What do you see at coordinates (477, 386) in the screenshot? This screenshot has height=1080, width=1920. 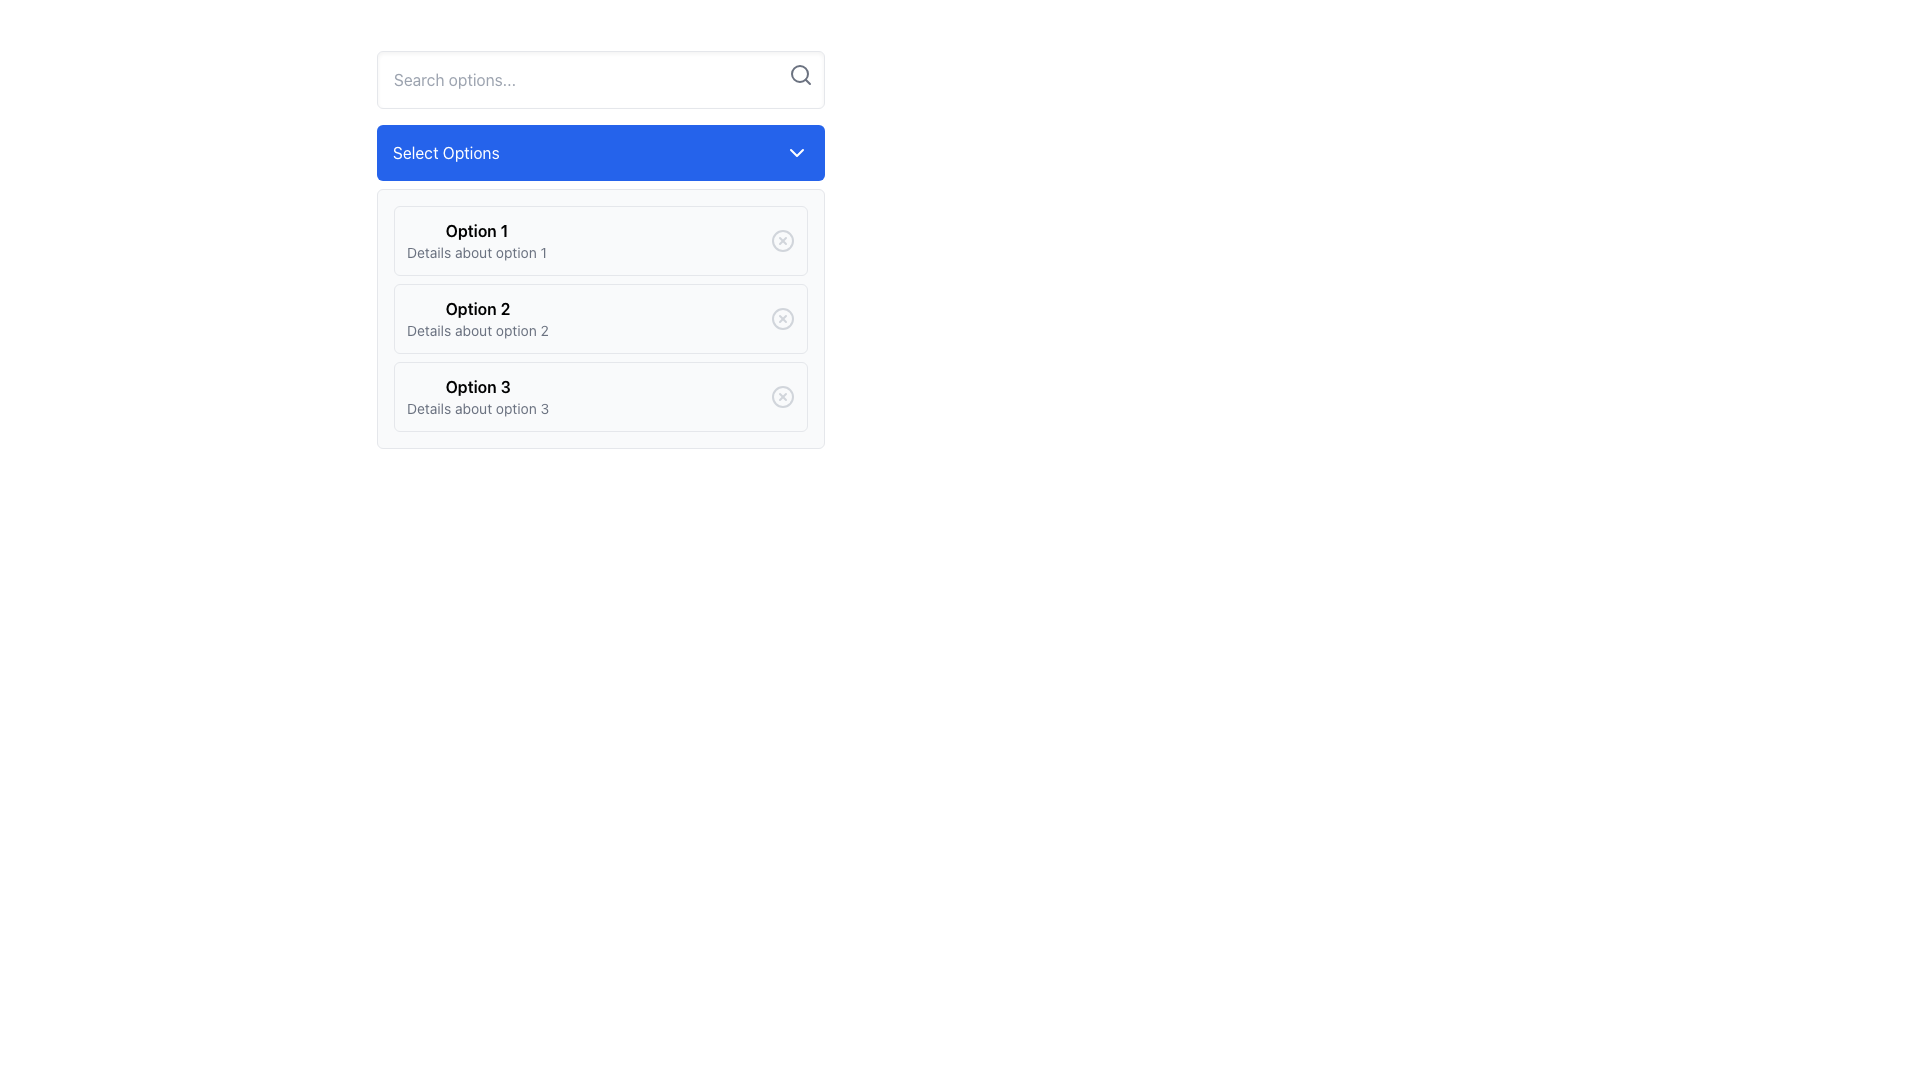 I see `the text label for the third option in the selection list, which serves as its title and is located below the dropdown titled 'Select Options'` at bounding box center [477, 386].